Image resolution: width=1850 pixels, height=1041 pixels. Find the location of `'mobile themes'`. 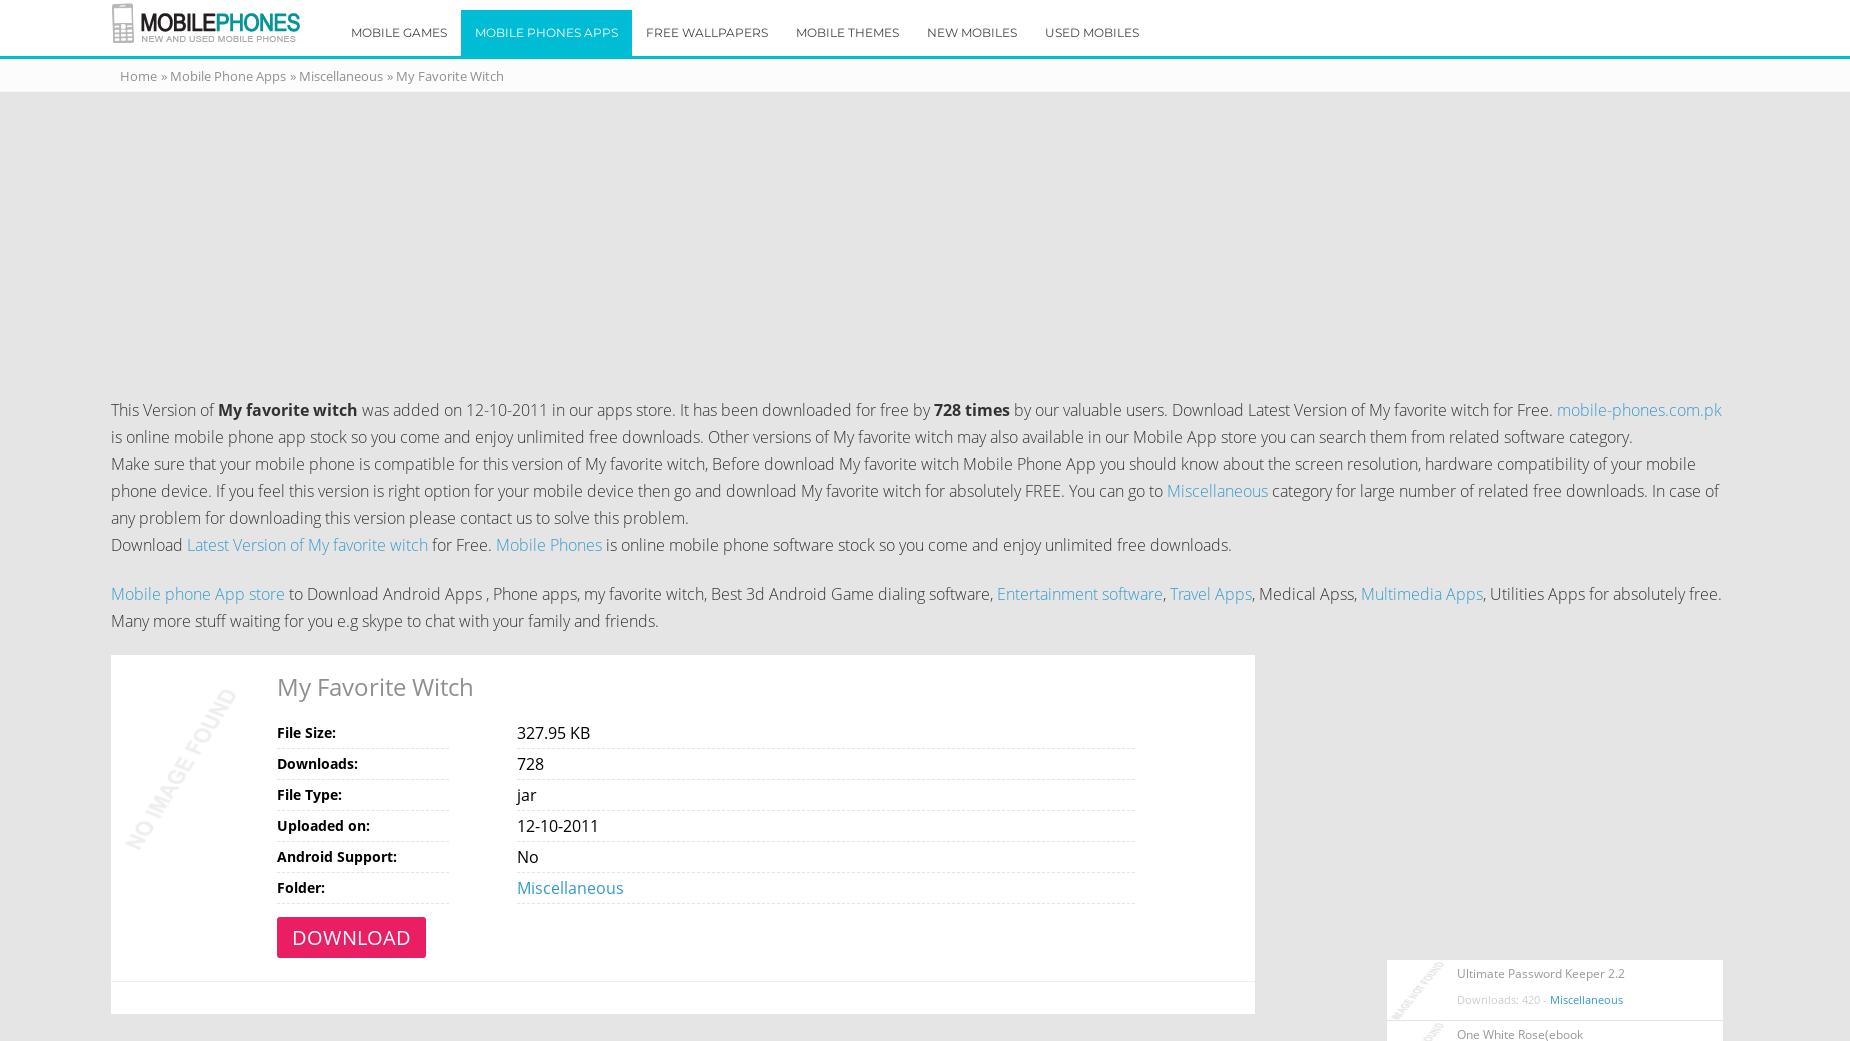

'mobile themes' is located at coordinates (796, 31).